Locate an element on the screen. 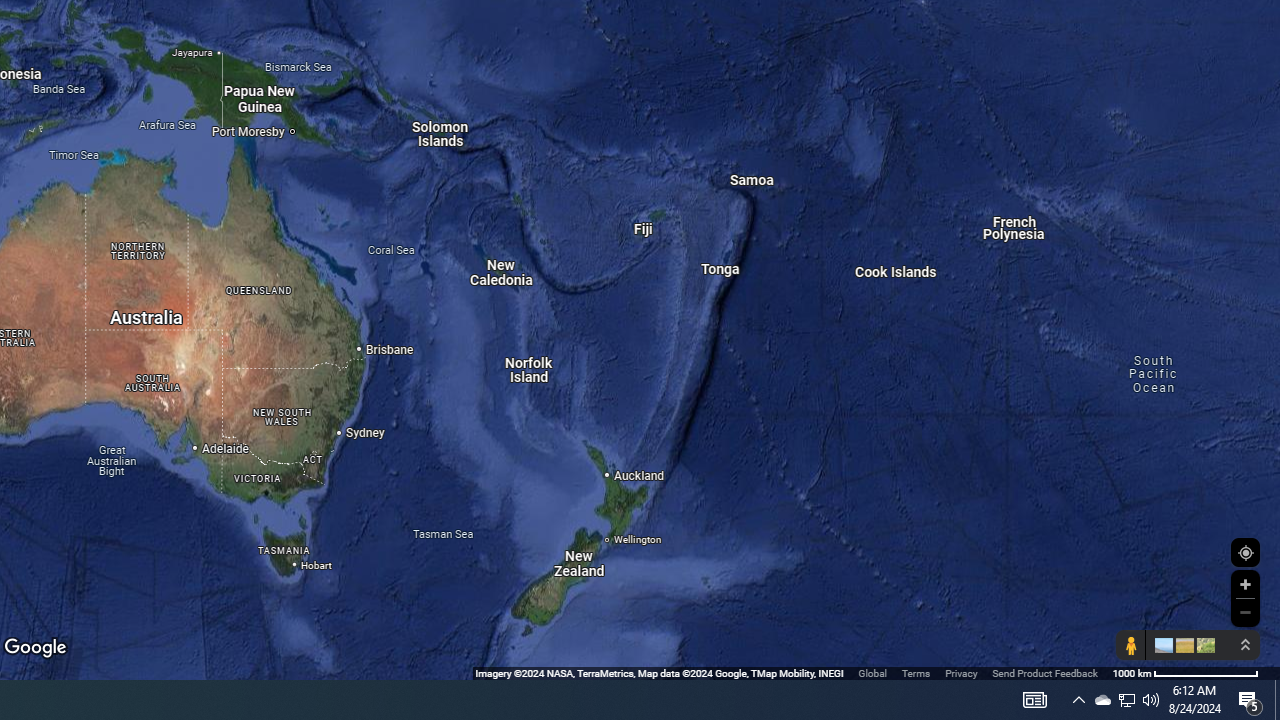  'Show Your Location' is located at coordinates (1244, 552).